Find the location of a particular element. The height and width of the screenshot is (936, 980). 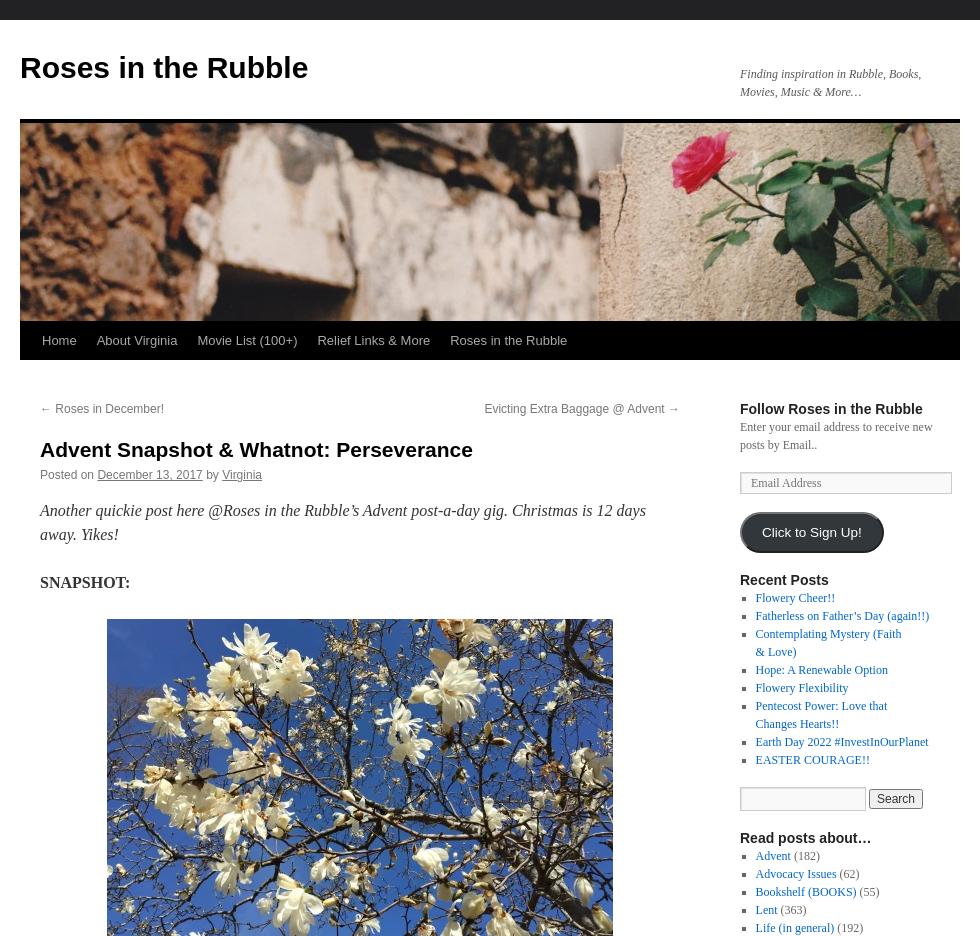

'Pentecost Power: Love that Changes Hearts!!' is located at coordinates (821, 714).